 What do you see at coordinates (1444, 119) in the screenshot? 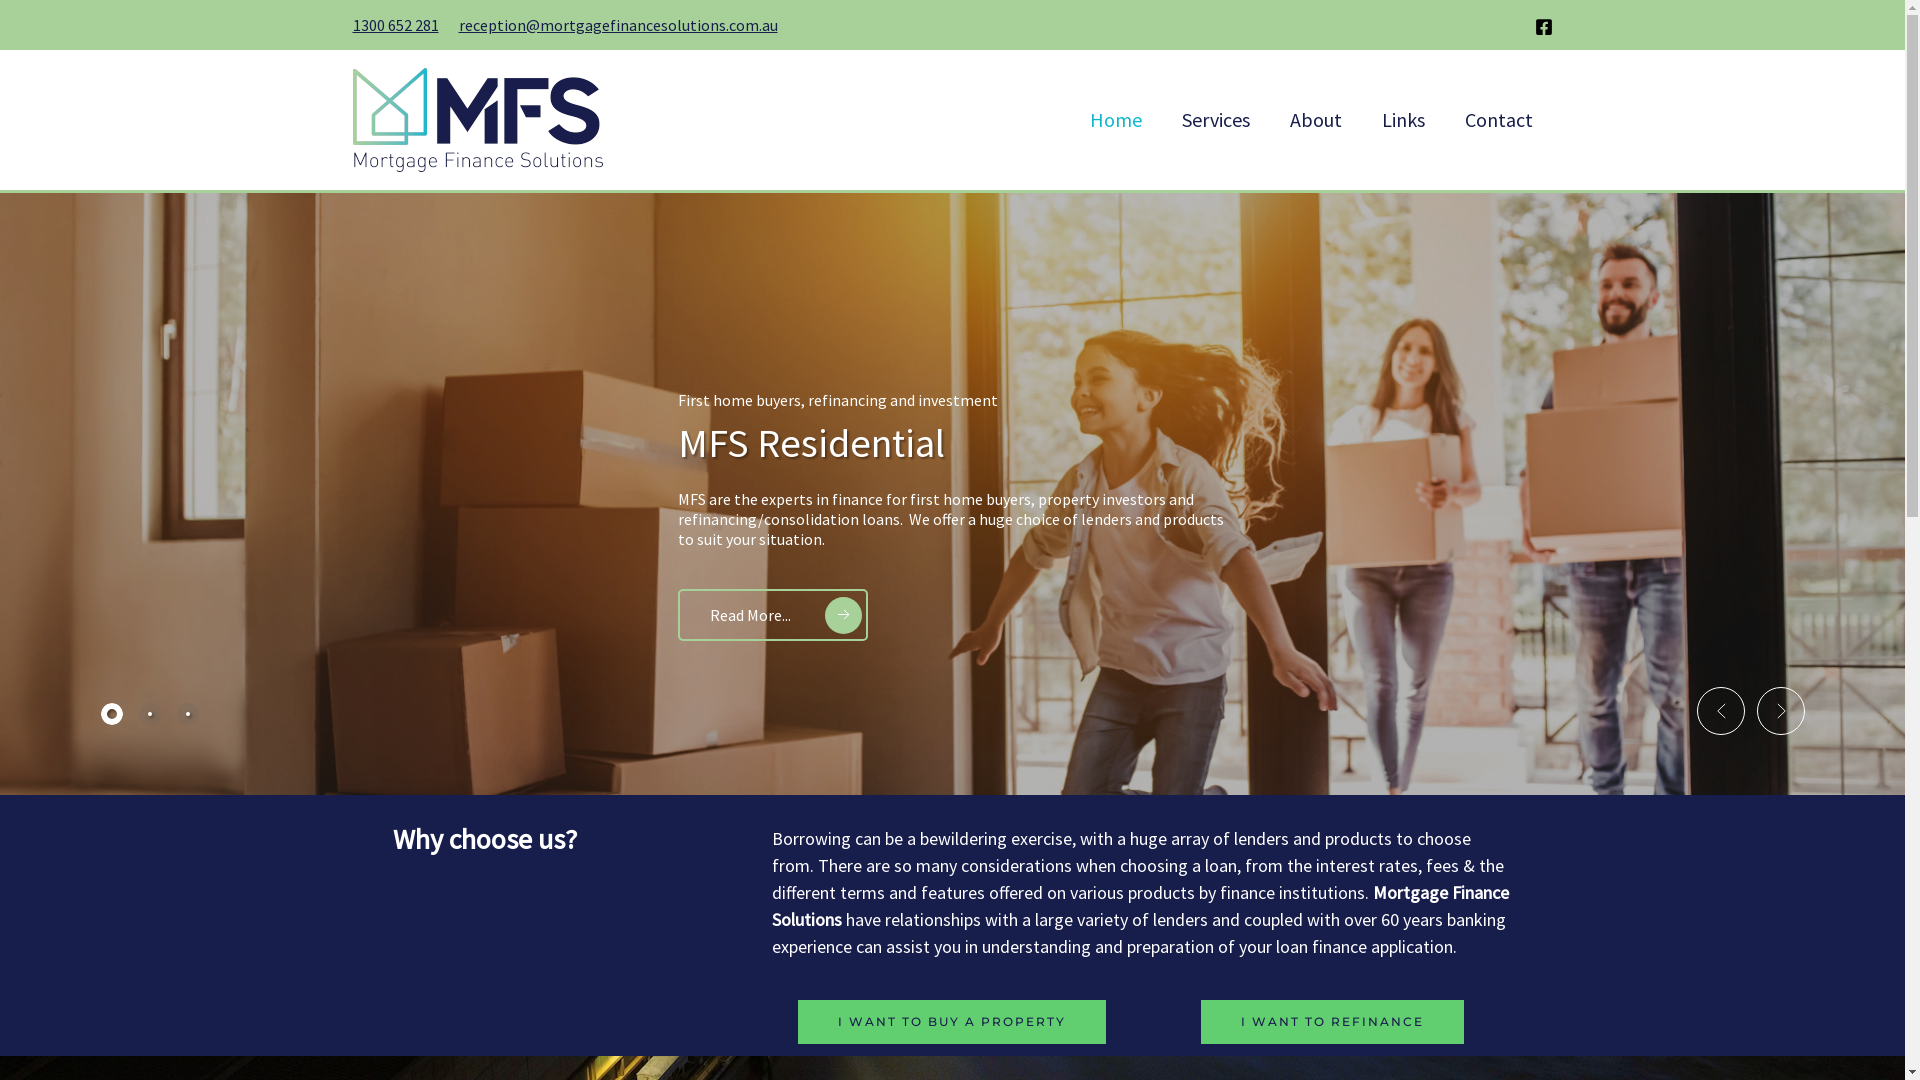
I see `'Contact'` at bounding box center [1444, 119].